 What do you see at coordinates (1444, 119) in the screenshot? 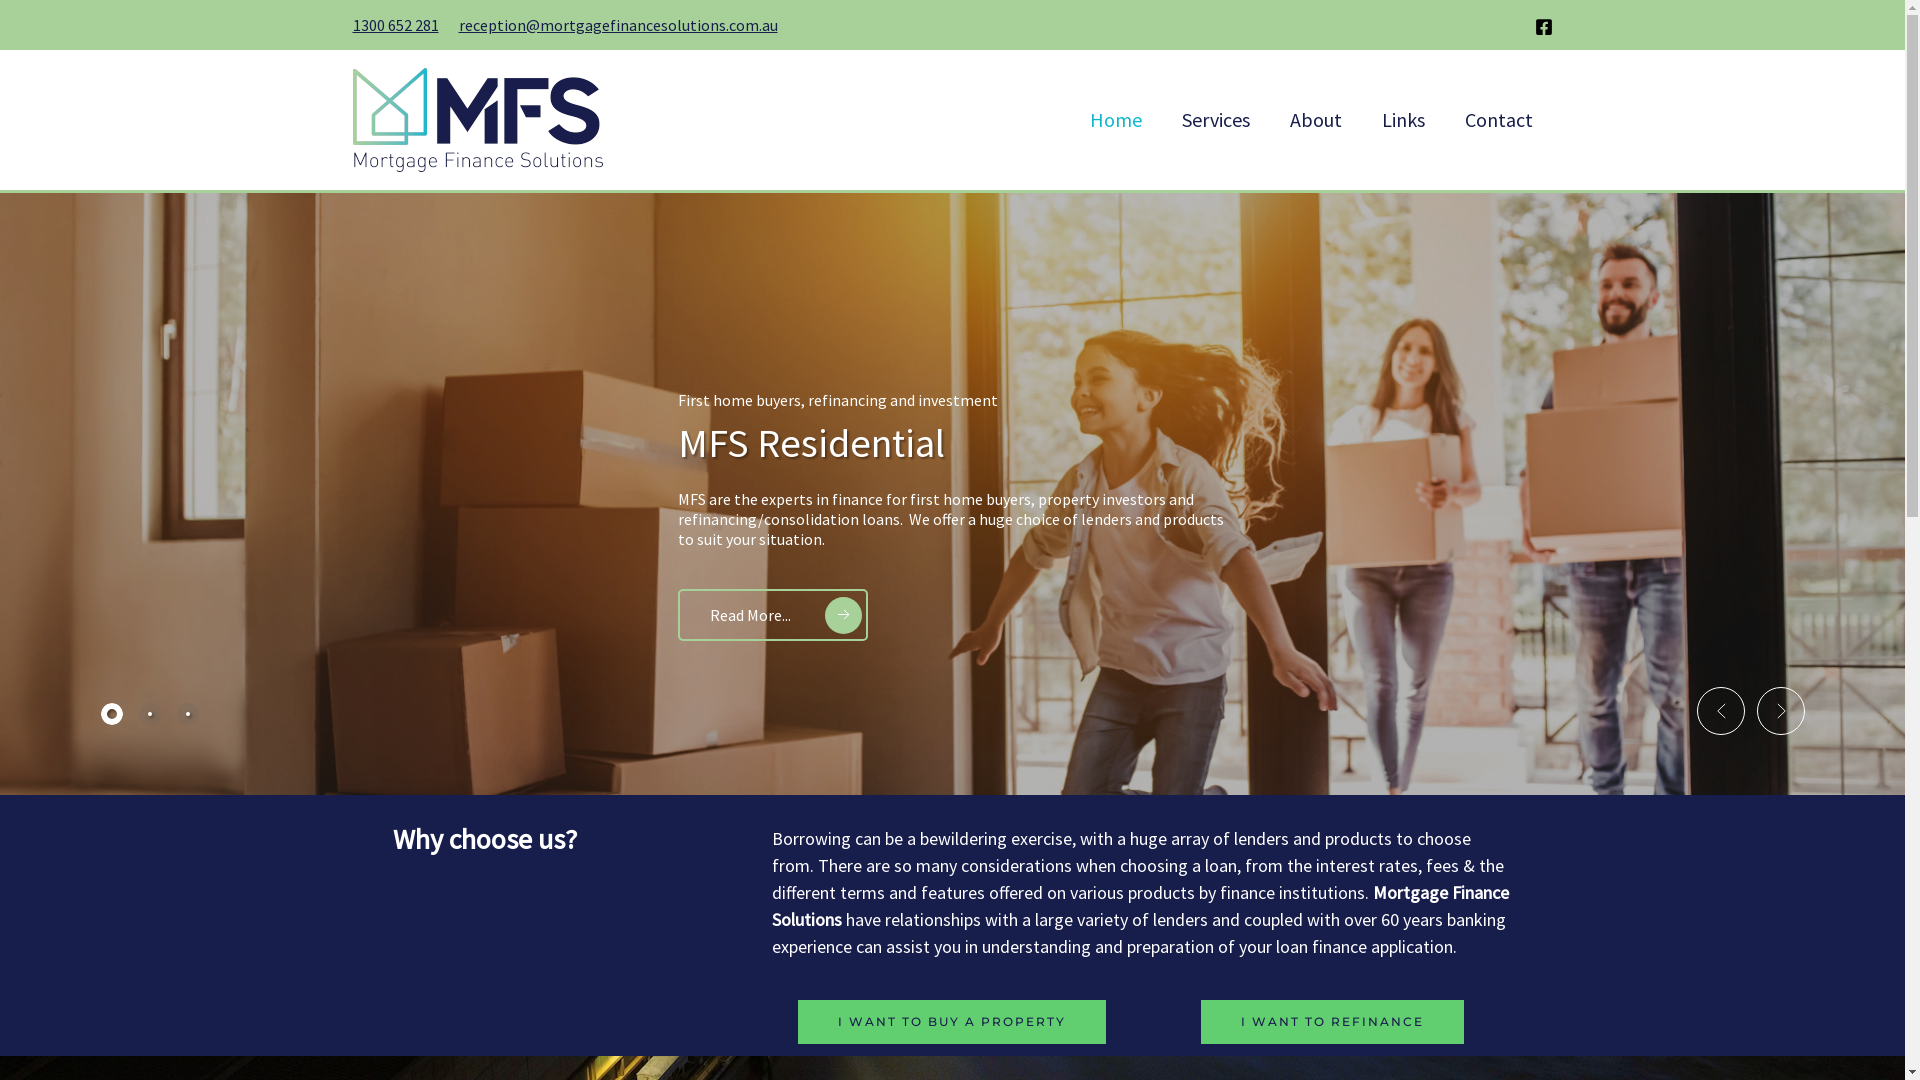
I see `'Contact'` at bounding box center [1444, 119].